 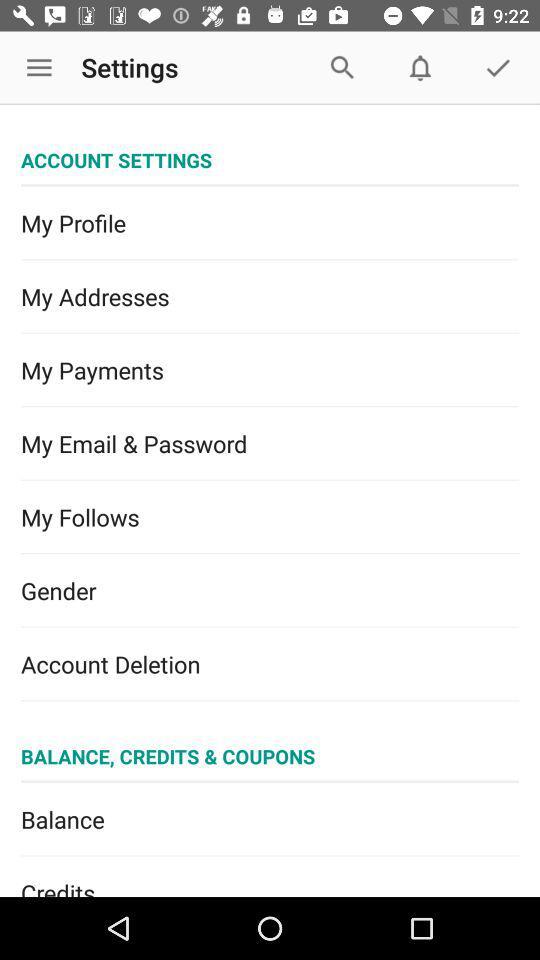 I want to click on my email & password, so click(x=270, y=444).